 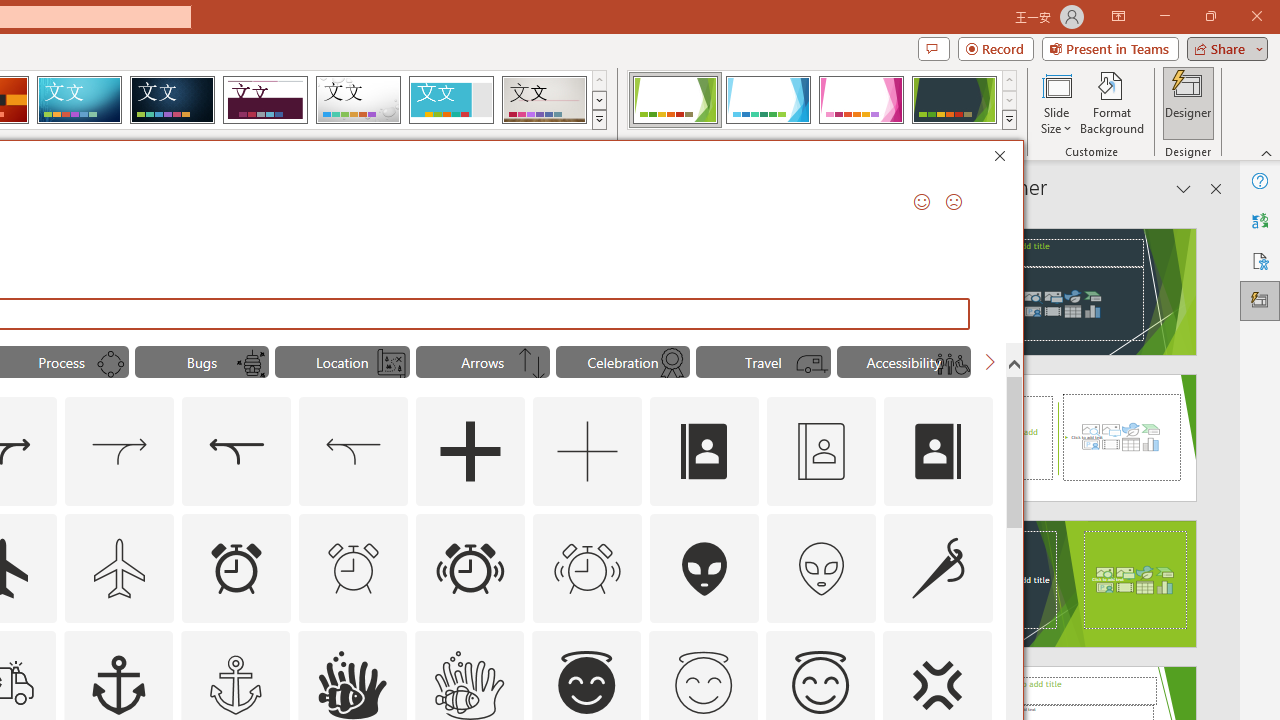 I want to click on 'AutomationID: Icons_Sort_M', so click(x=532, y=364).